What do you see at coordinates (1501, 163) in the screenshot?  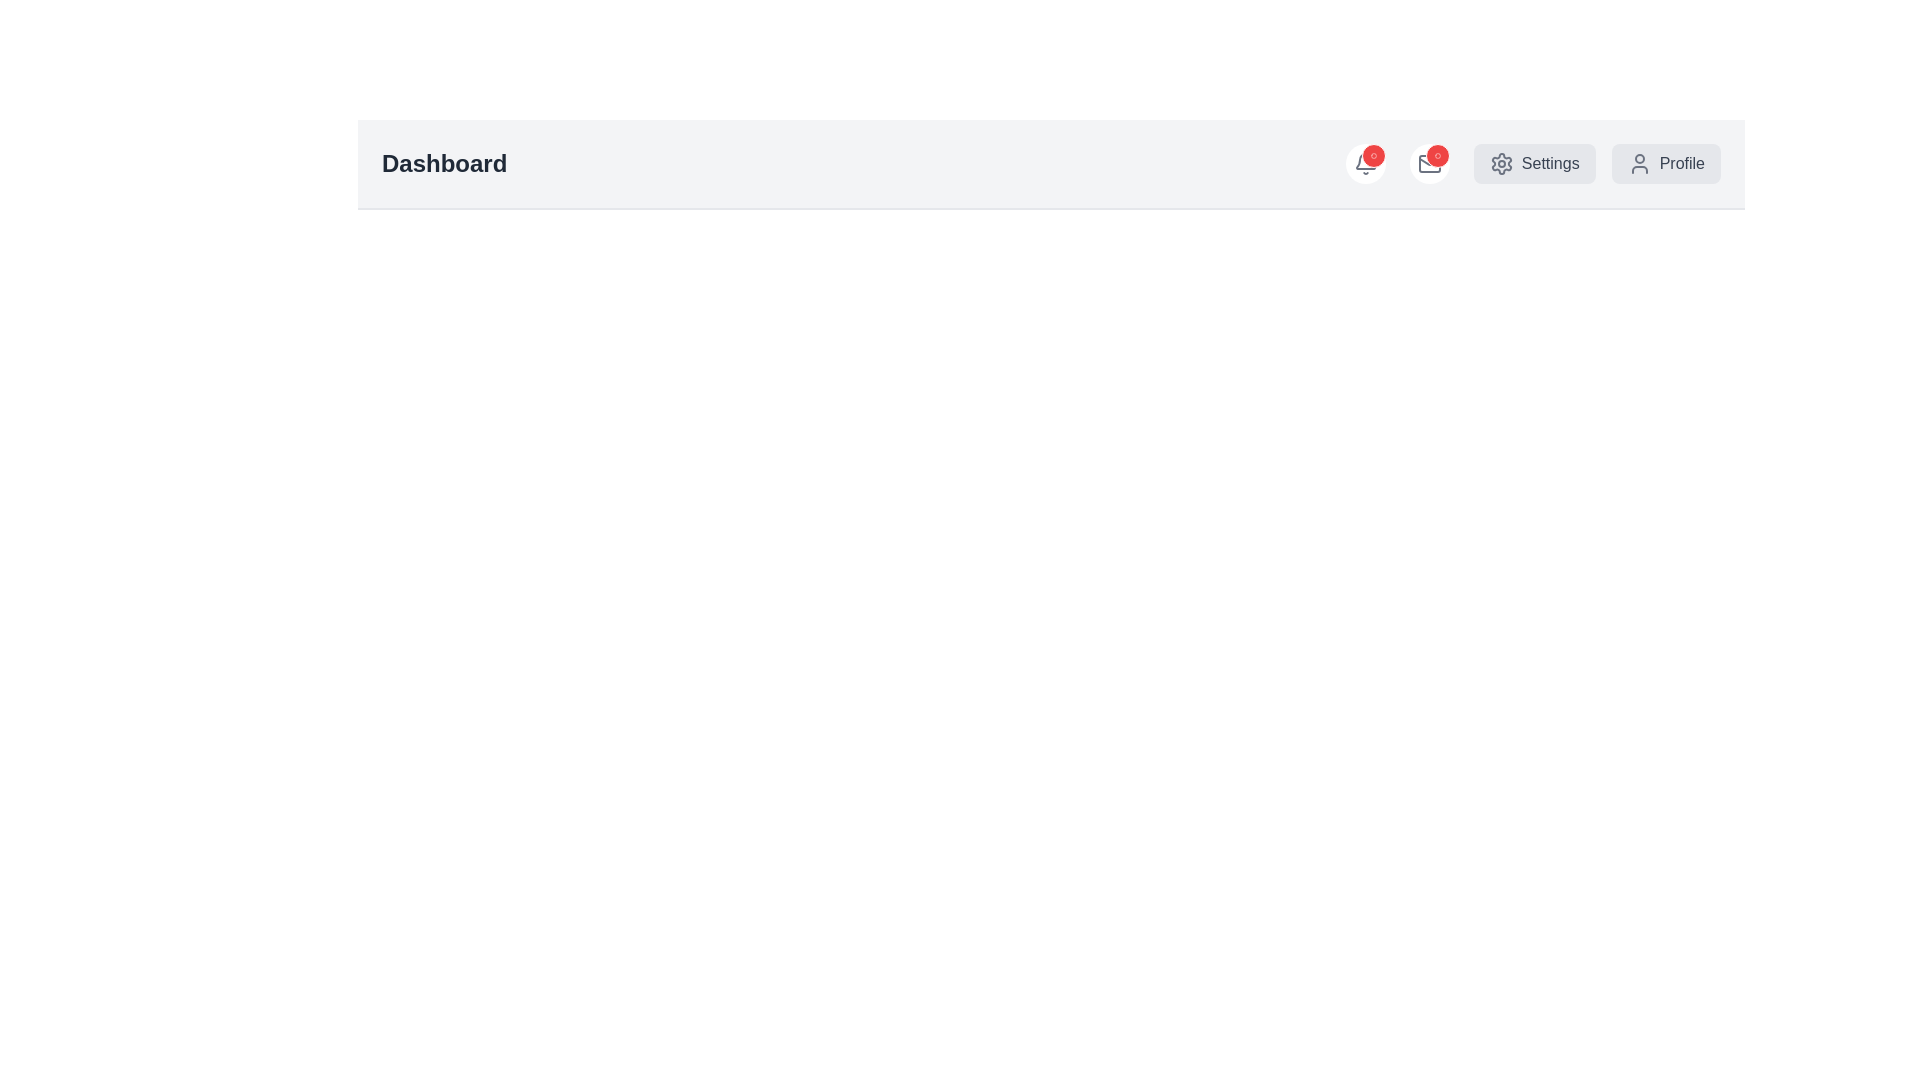 I see `the gear icon for settings` at bounding box center [1501, 163].